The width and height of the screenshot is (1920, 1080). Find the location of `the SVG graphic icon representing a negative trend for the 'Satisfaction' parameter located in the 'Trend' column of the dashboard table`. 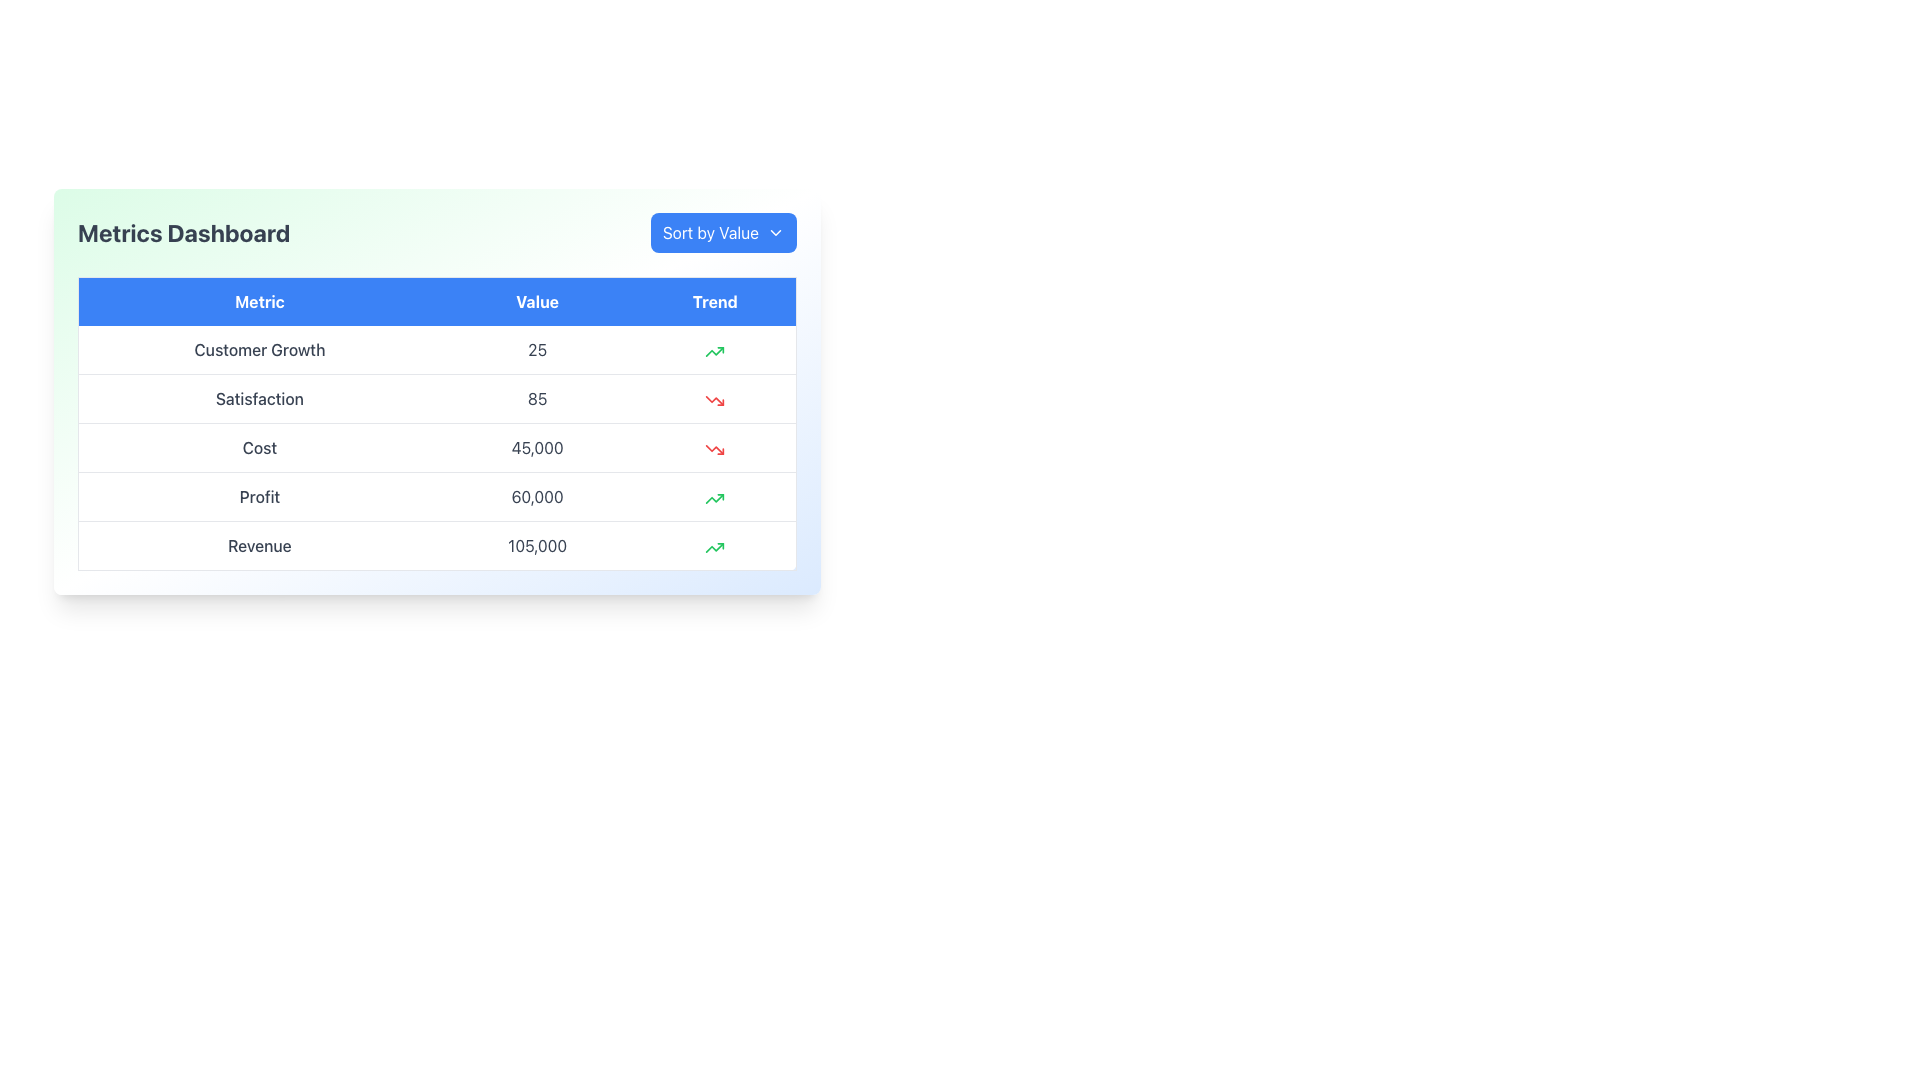

the SVG graphic icon representing a negative trend for the 'Satisfaction' parameter located in the 'Trend' column of the dashboard table is located at coordinates (715, 400).